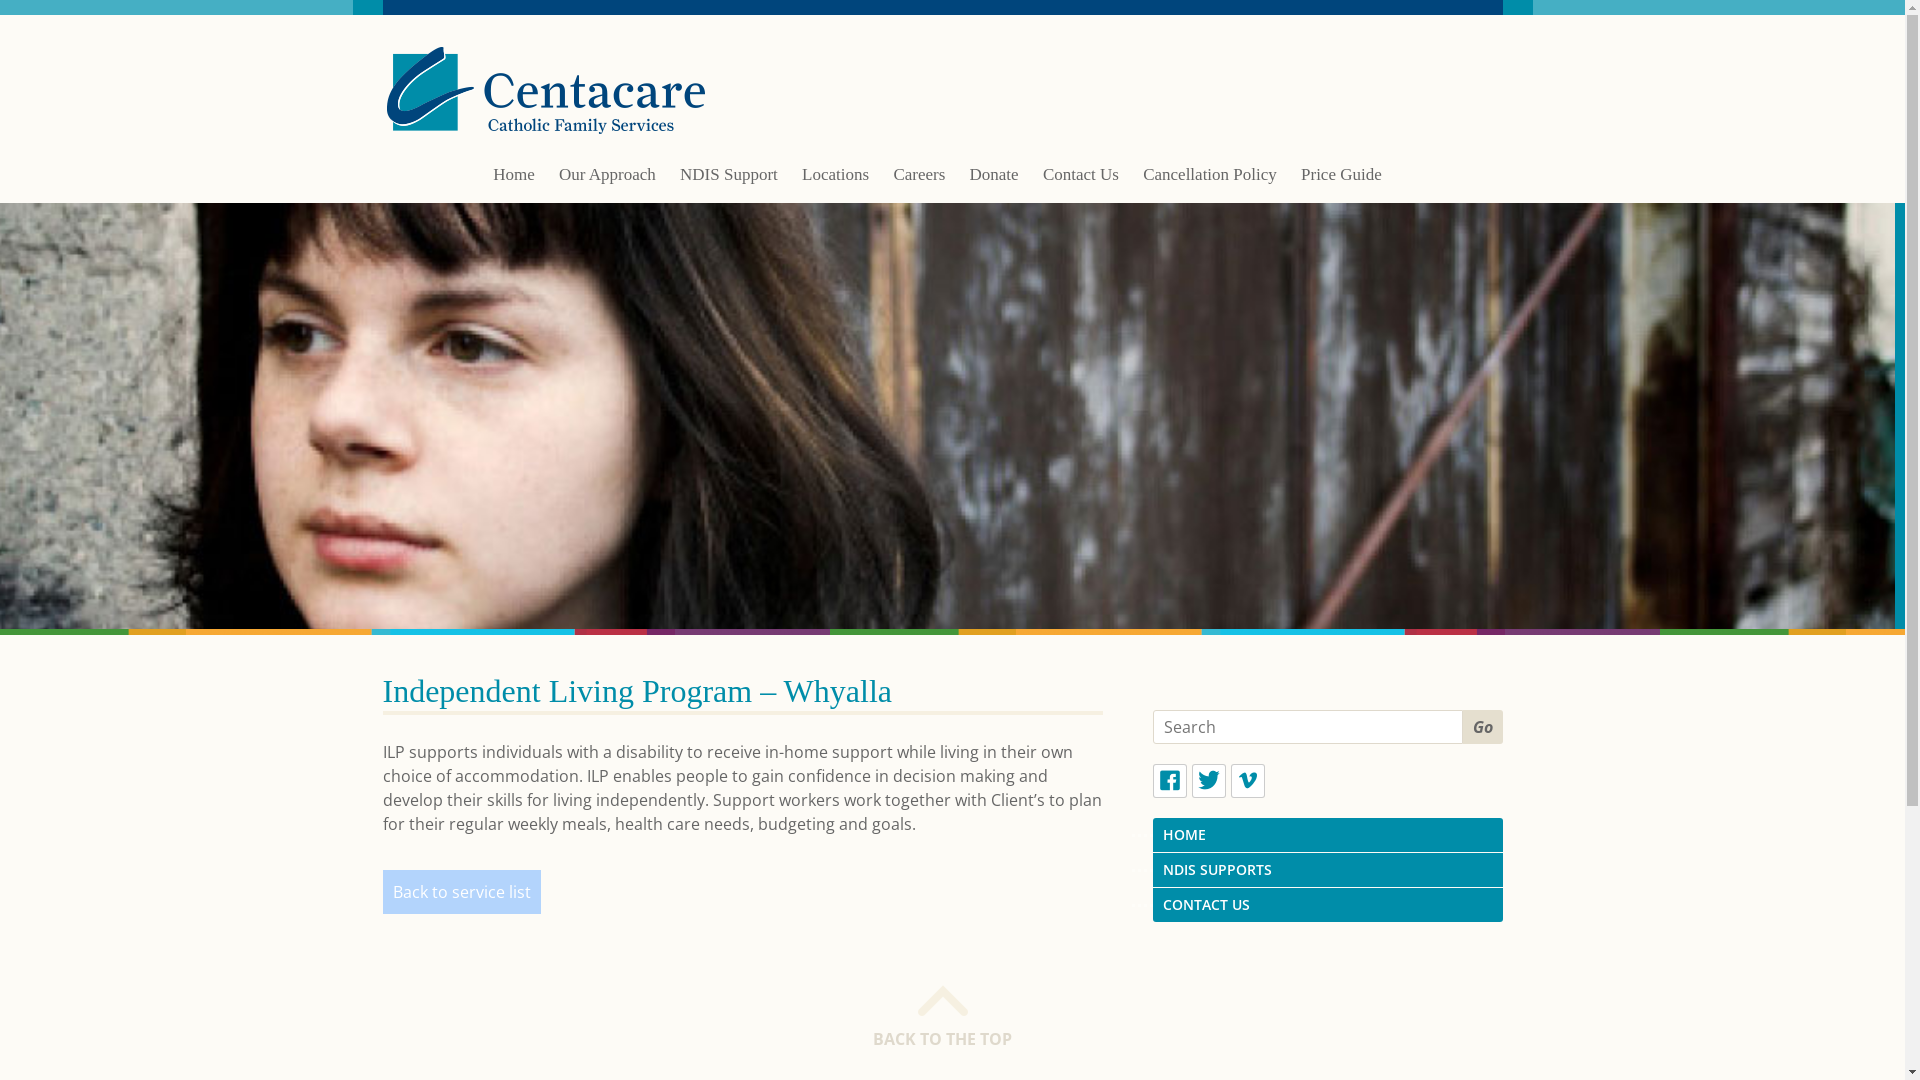 This screenshot has width=1920, height=1080. I want to click on 'Careers', so click(917, 184).